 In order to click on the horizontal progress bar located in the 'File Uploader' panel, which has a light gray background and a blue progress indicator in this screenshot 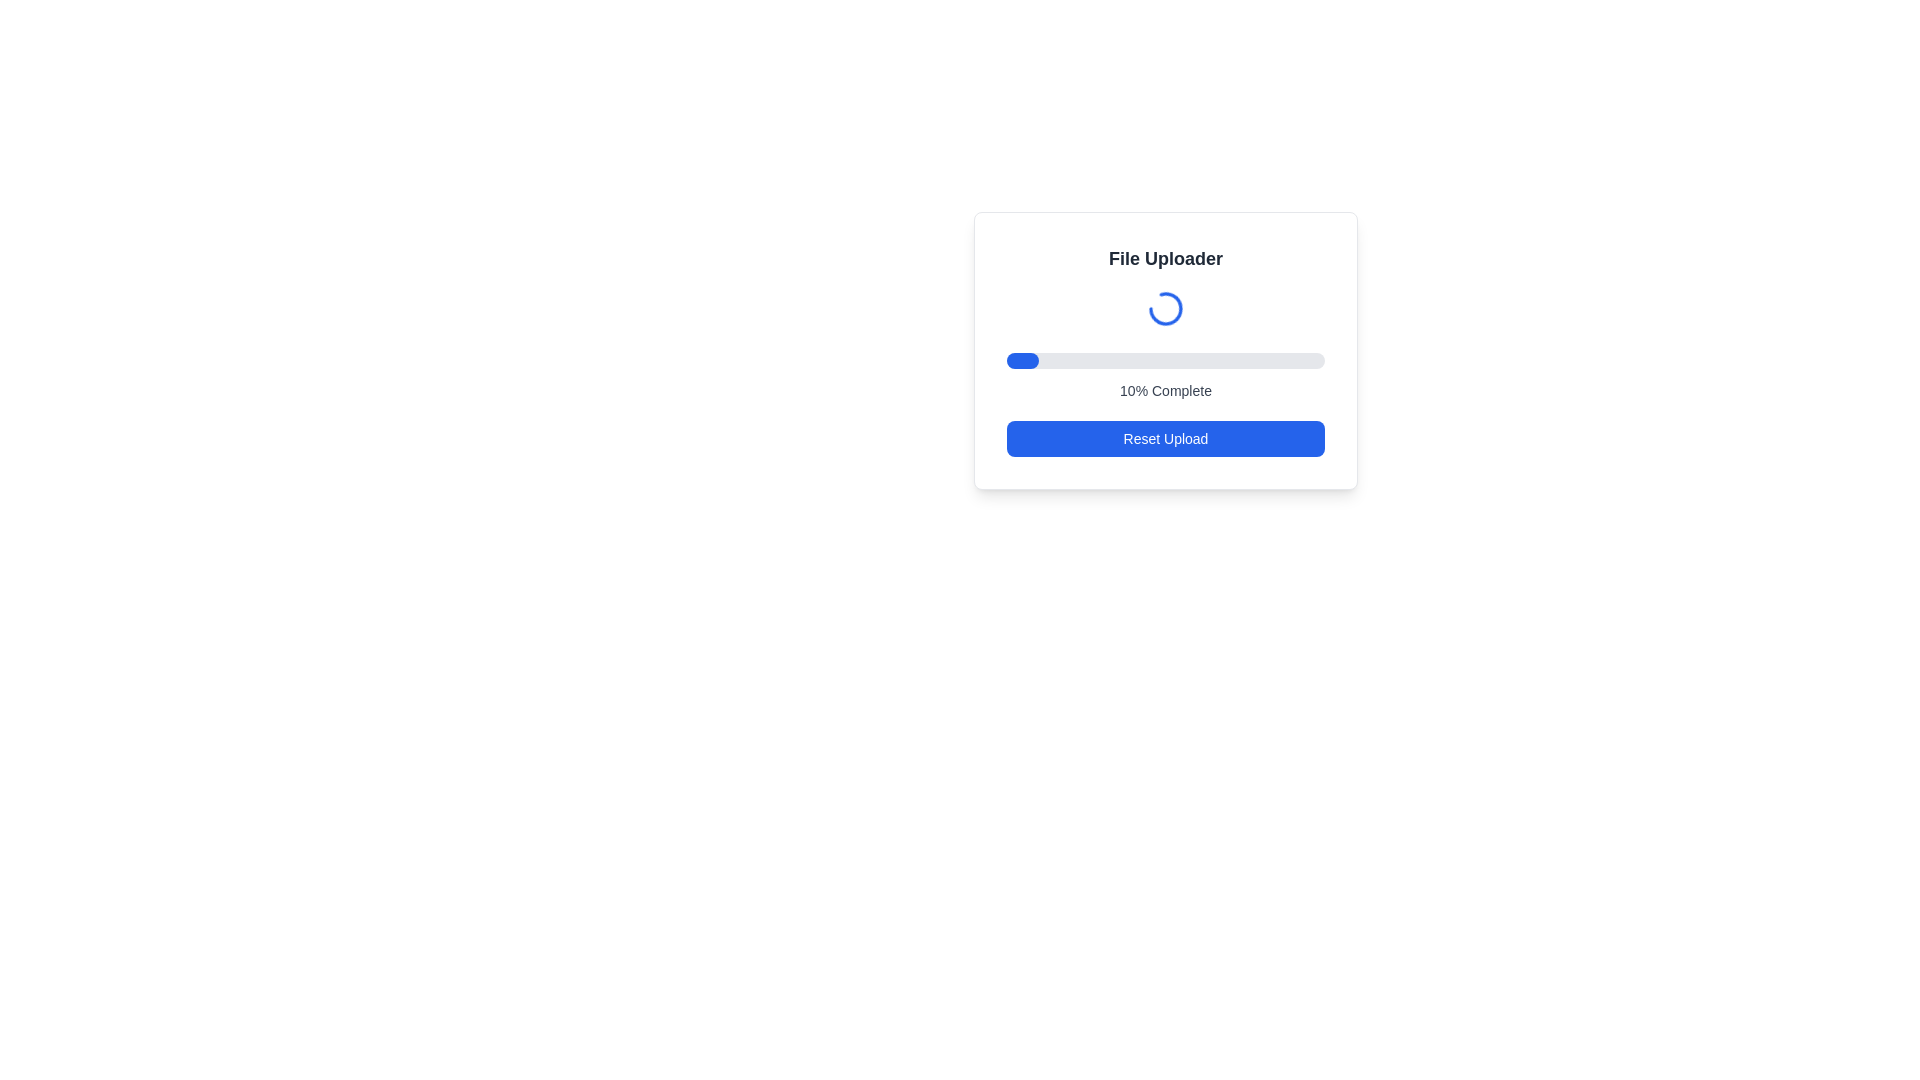, I will do `click(1166, 361)`.